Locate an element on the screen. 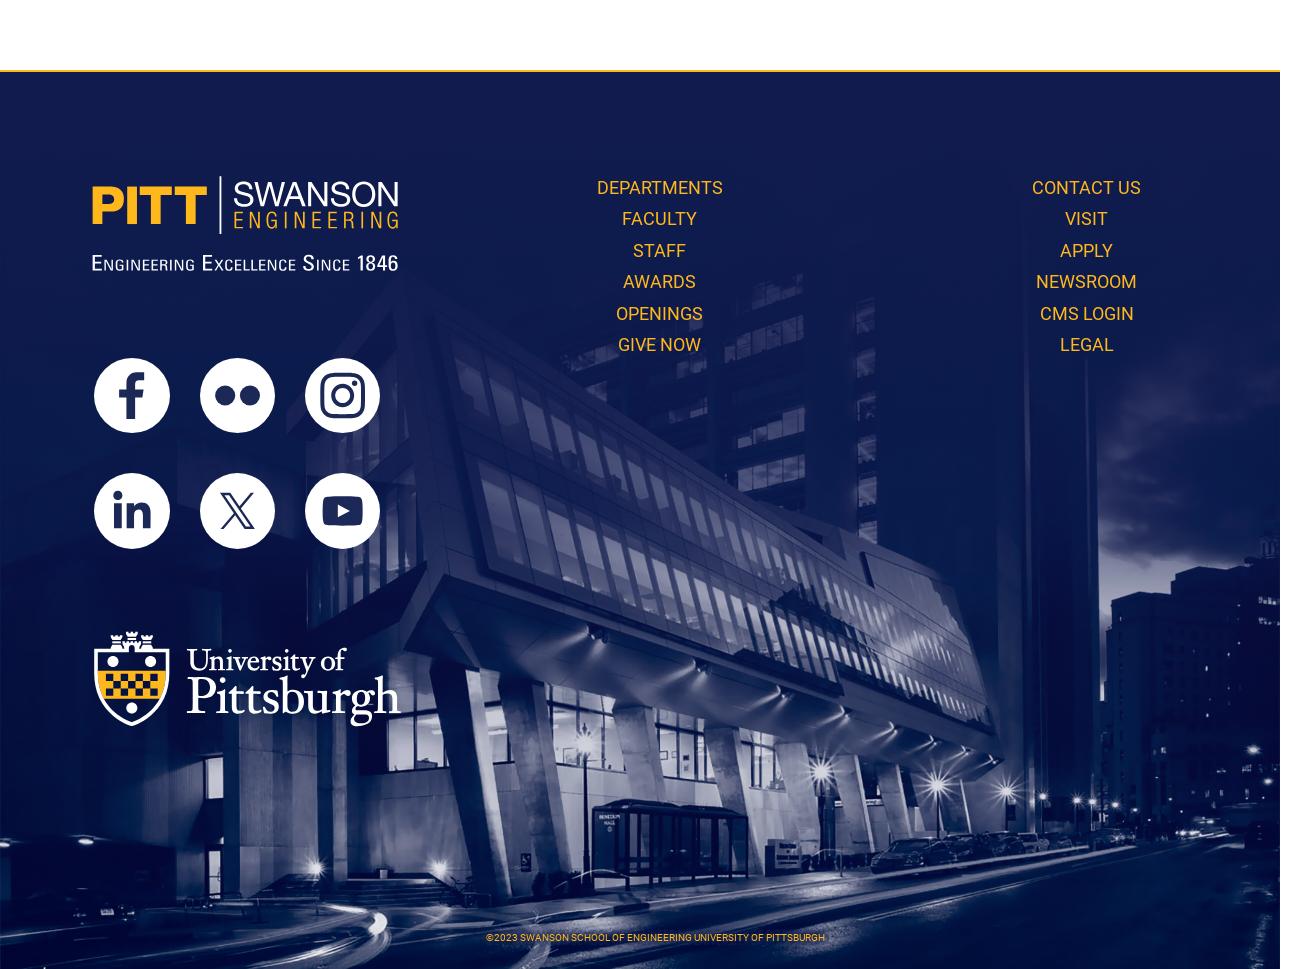 The width and height of the screenshot is (1295, 969). 'Staff' is located at coordinates (659, 248).